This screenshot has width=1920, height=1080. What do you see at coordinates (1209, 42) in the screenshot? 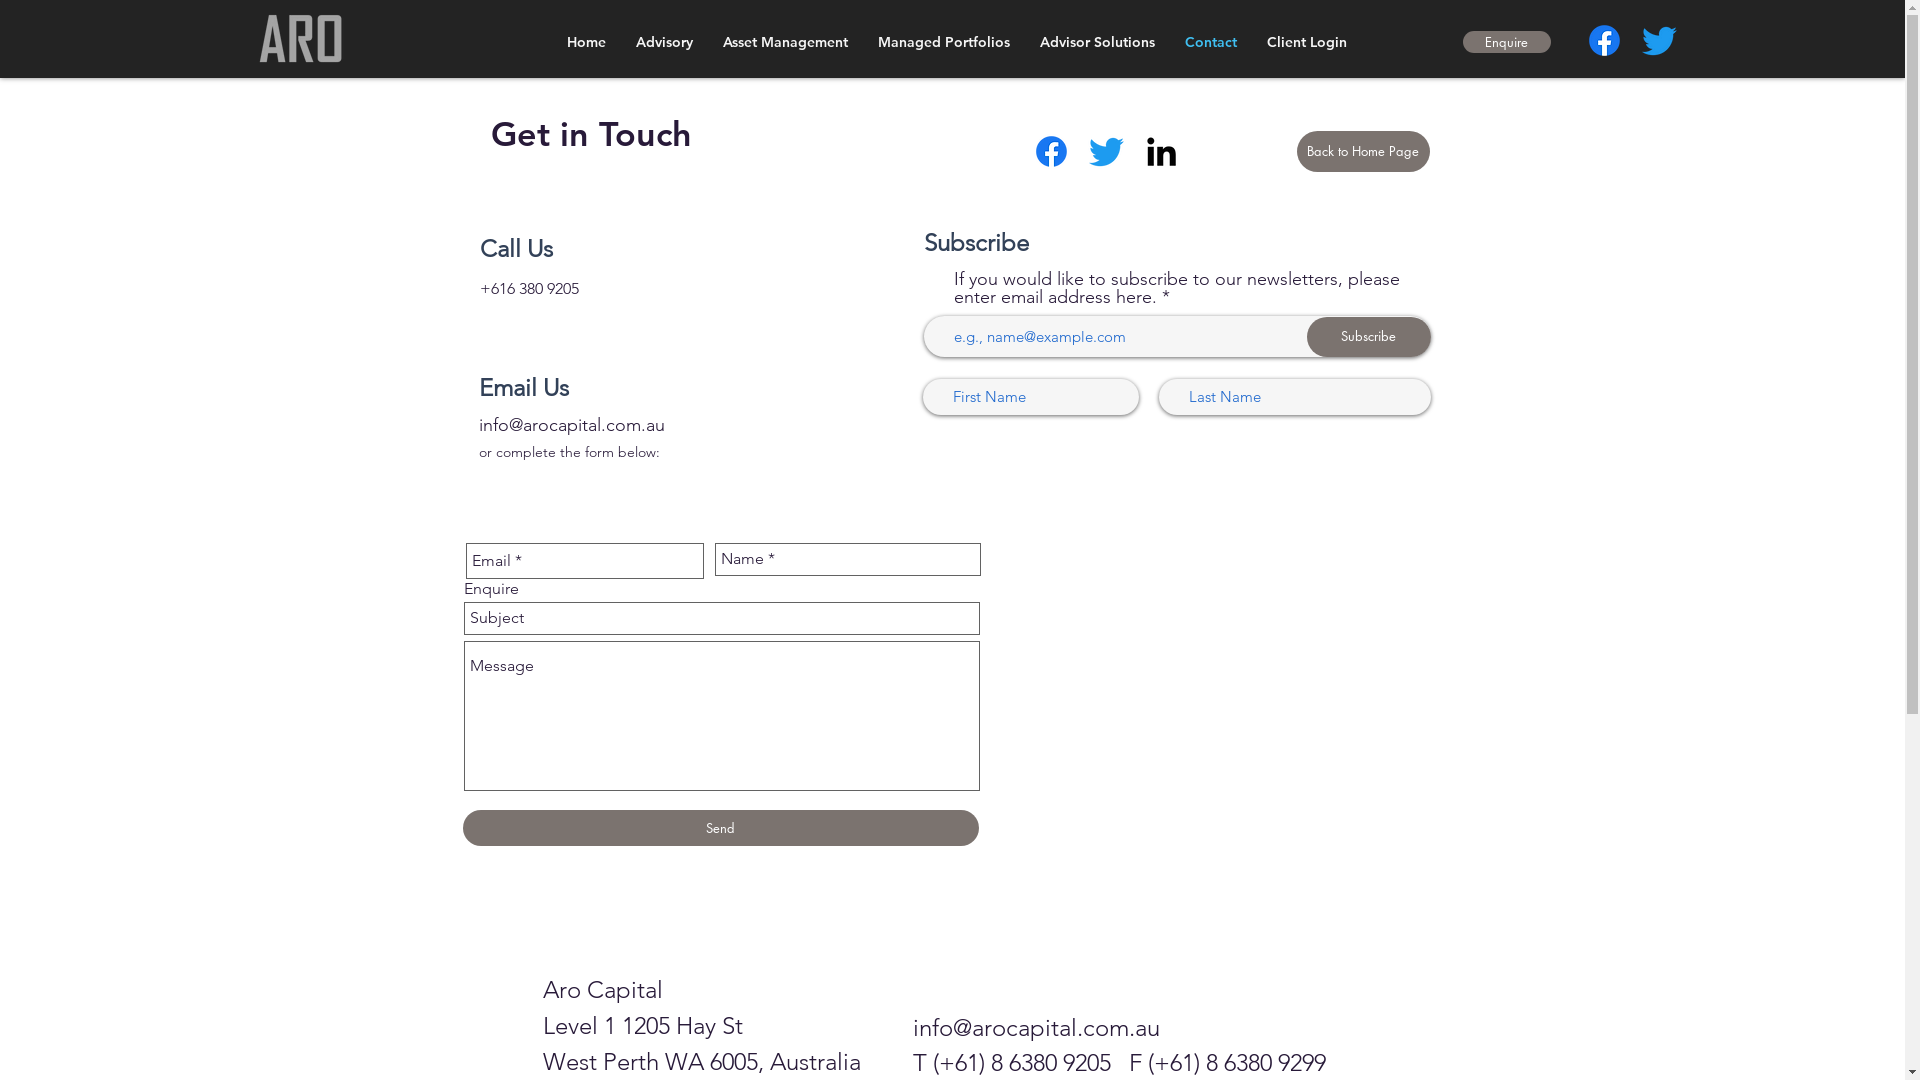
I see `'Contact'` at bounding box center [1209, 42].